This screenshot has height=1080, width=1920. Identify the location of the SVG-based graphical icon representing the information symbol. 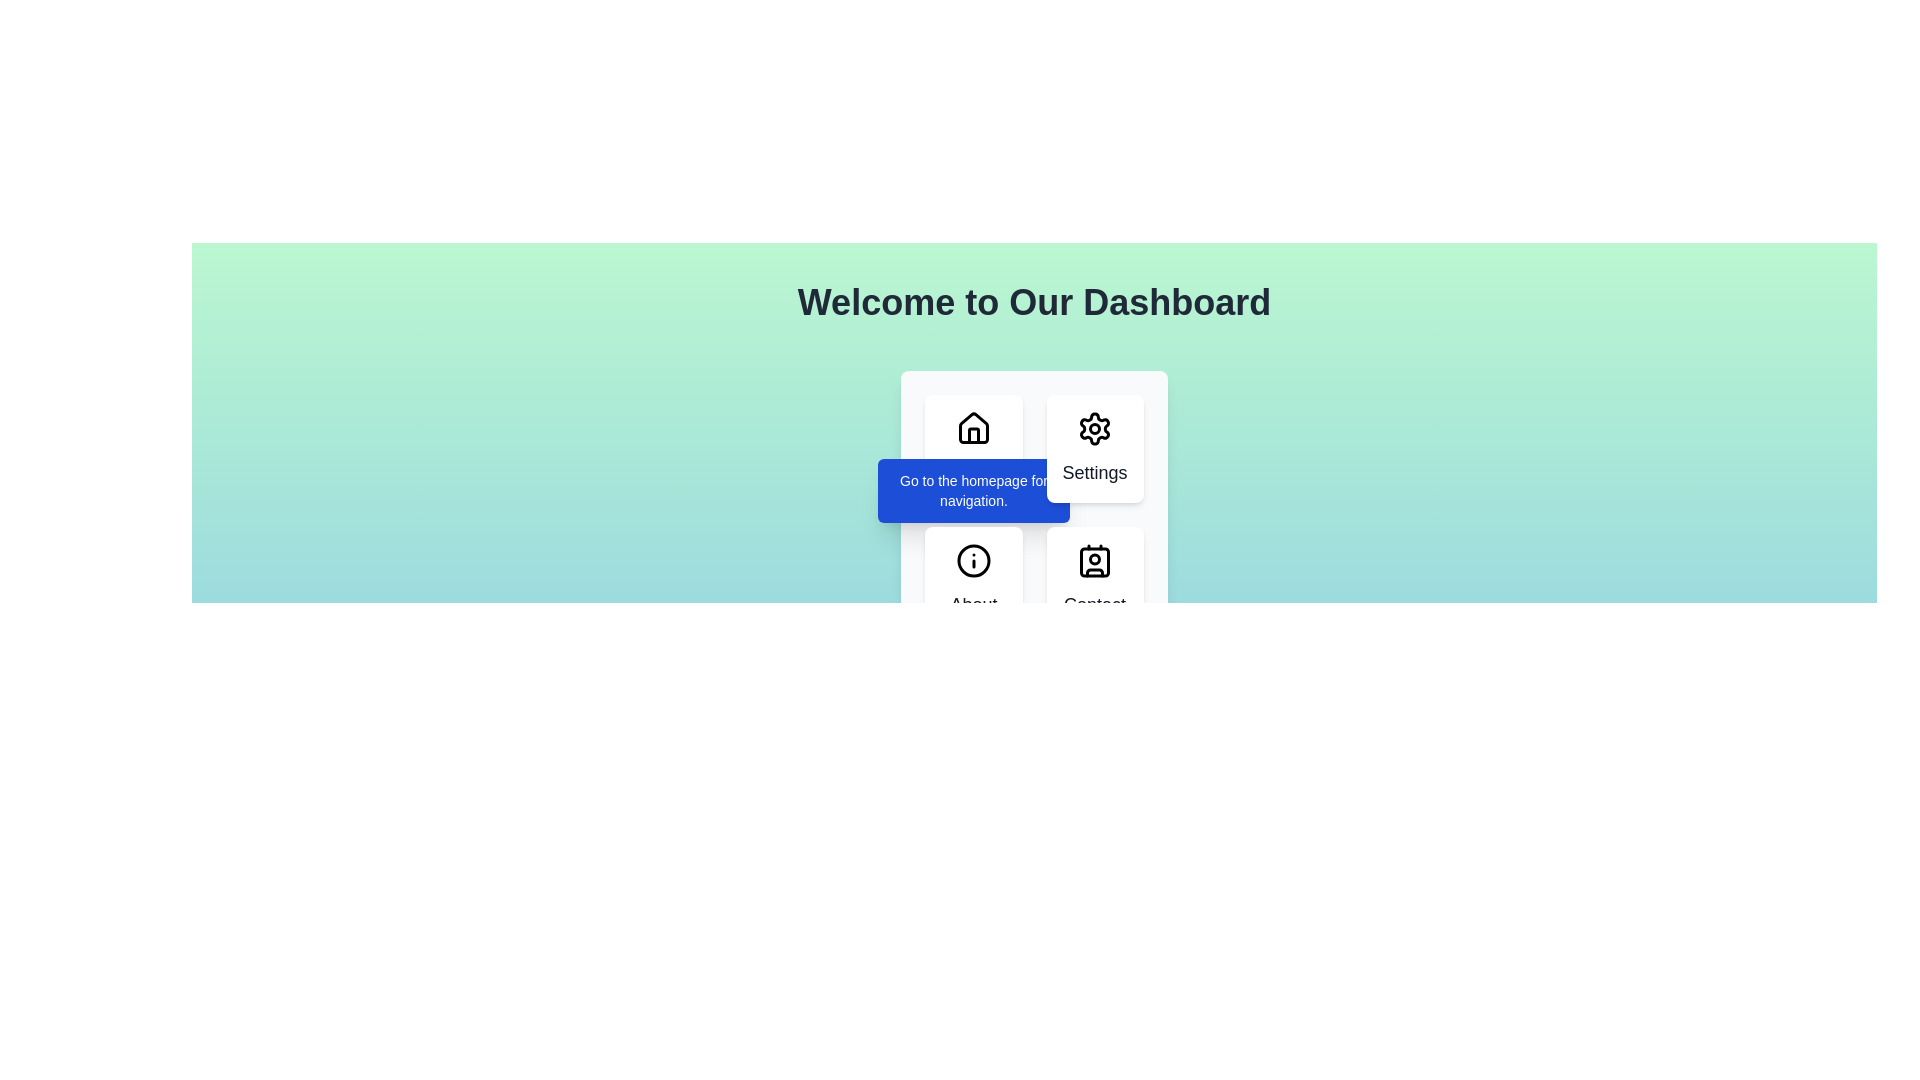
(974, 560).